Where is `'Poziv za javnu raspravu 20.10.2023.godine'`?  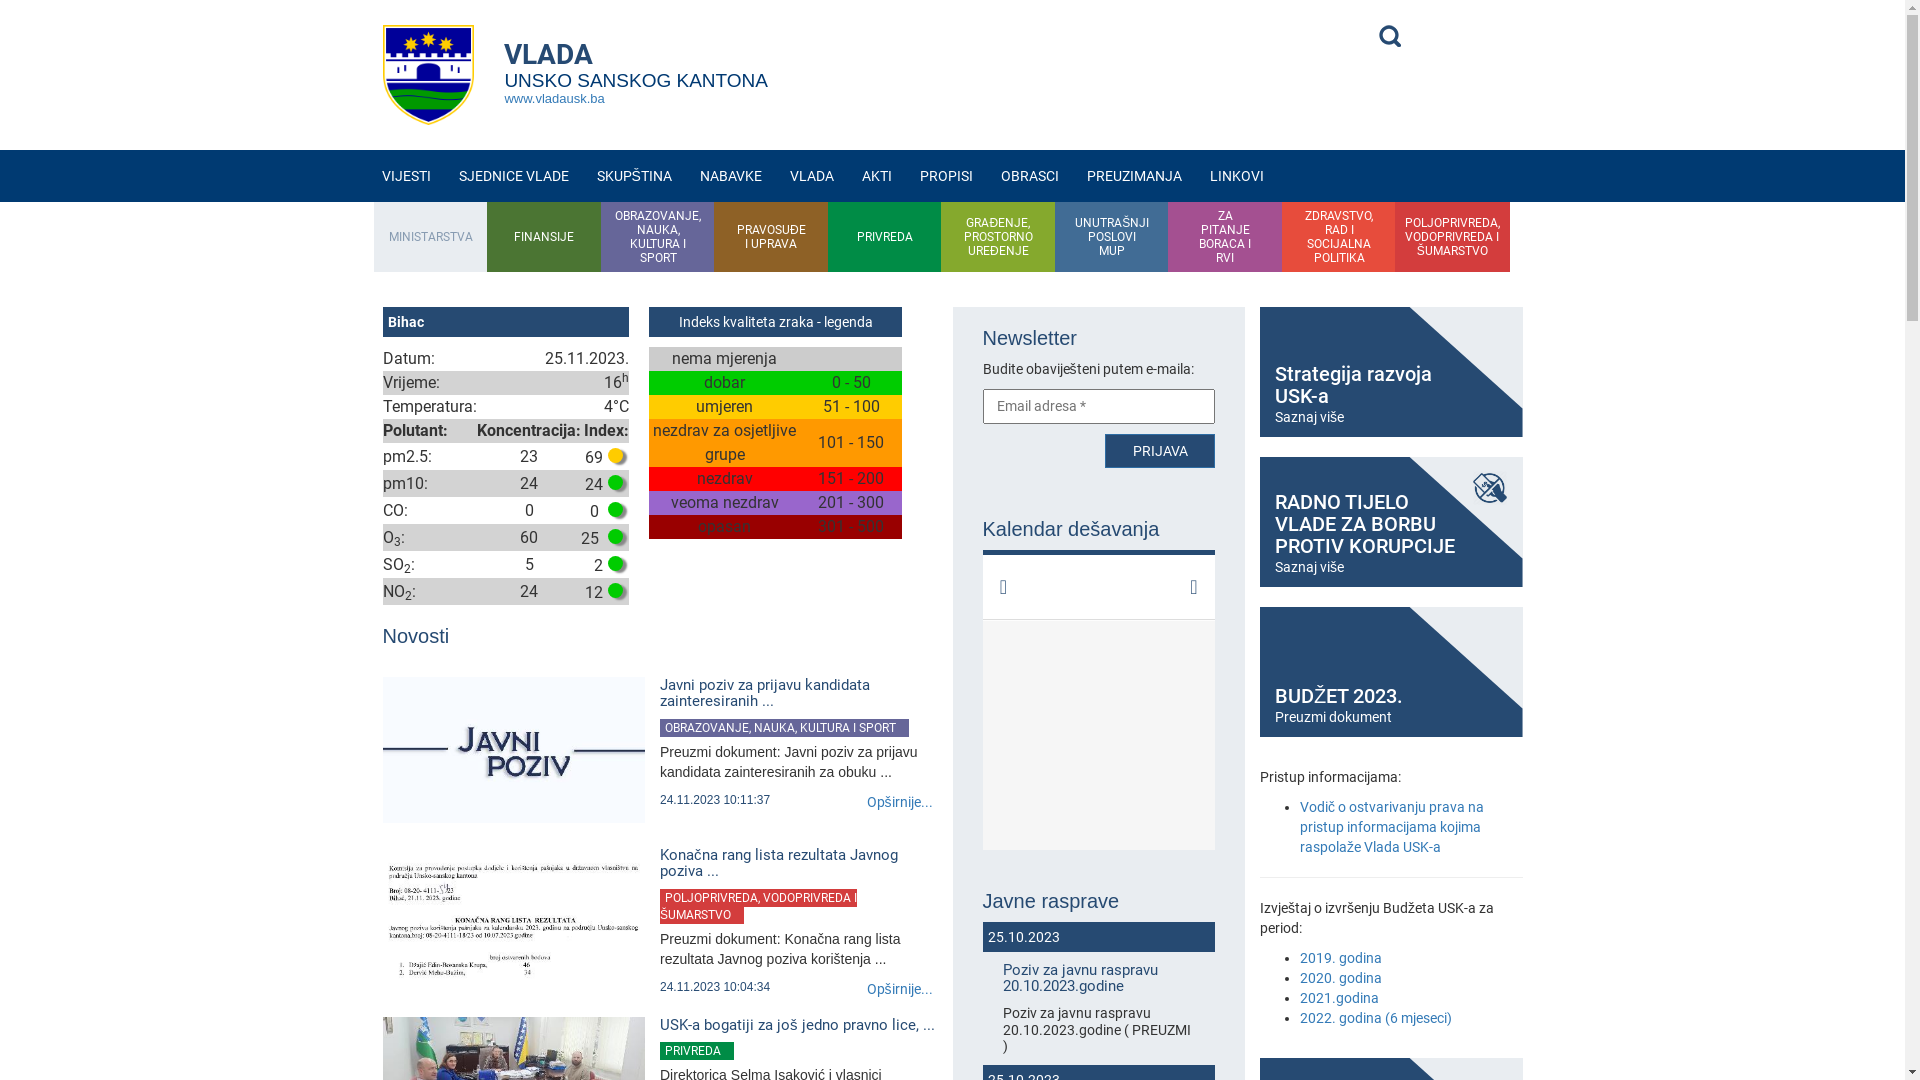 'Poziv za javnu raspravu 20.10.2023.godine' is located at coordinates (1097, 977).